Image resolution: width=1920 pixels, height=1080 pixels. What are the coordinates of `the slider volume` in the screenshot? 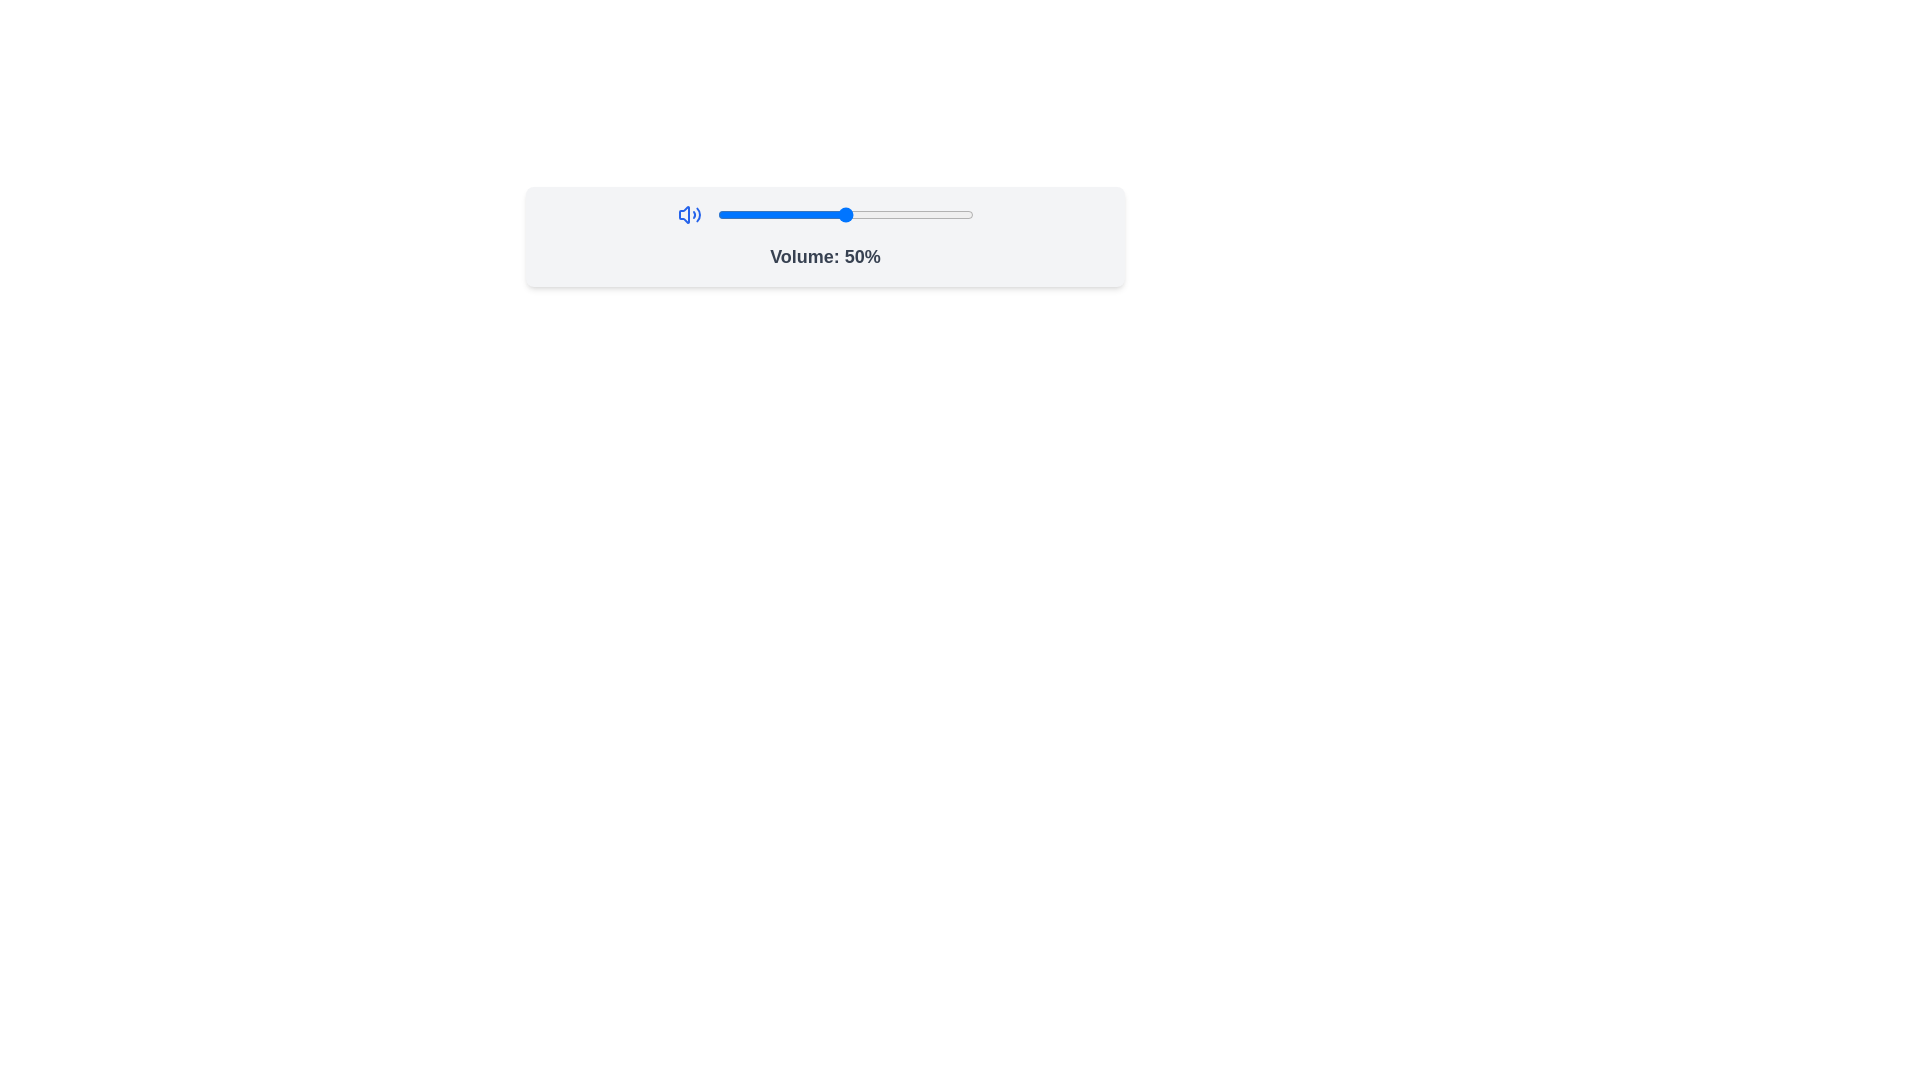 It's located at (739, 215).